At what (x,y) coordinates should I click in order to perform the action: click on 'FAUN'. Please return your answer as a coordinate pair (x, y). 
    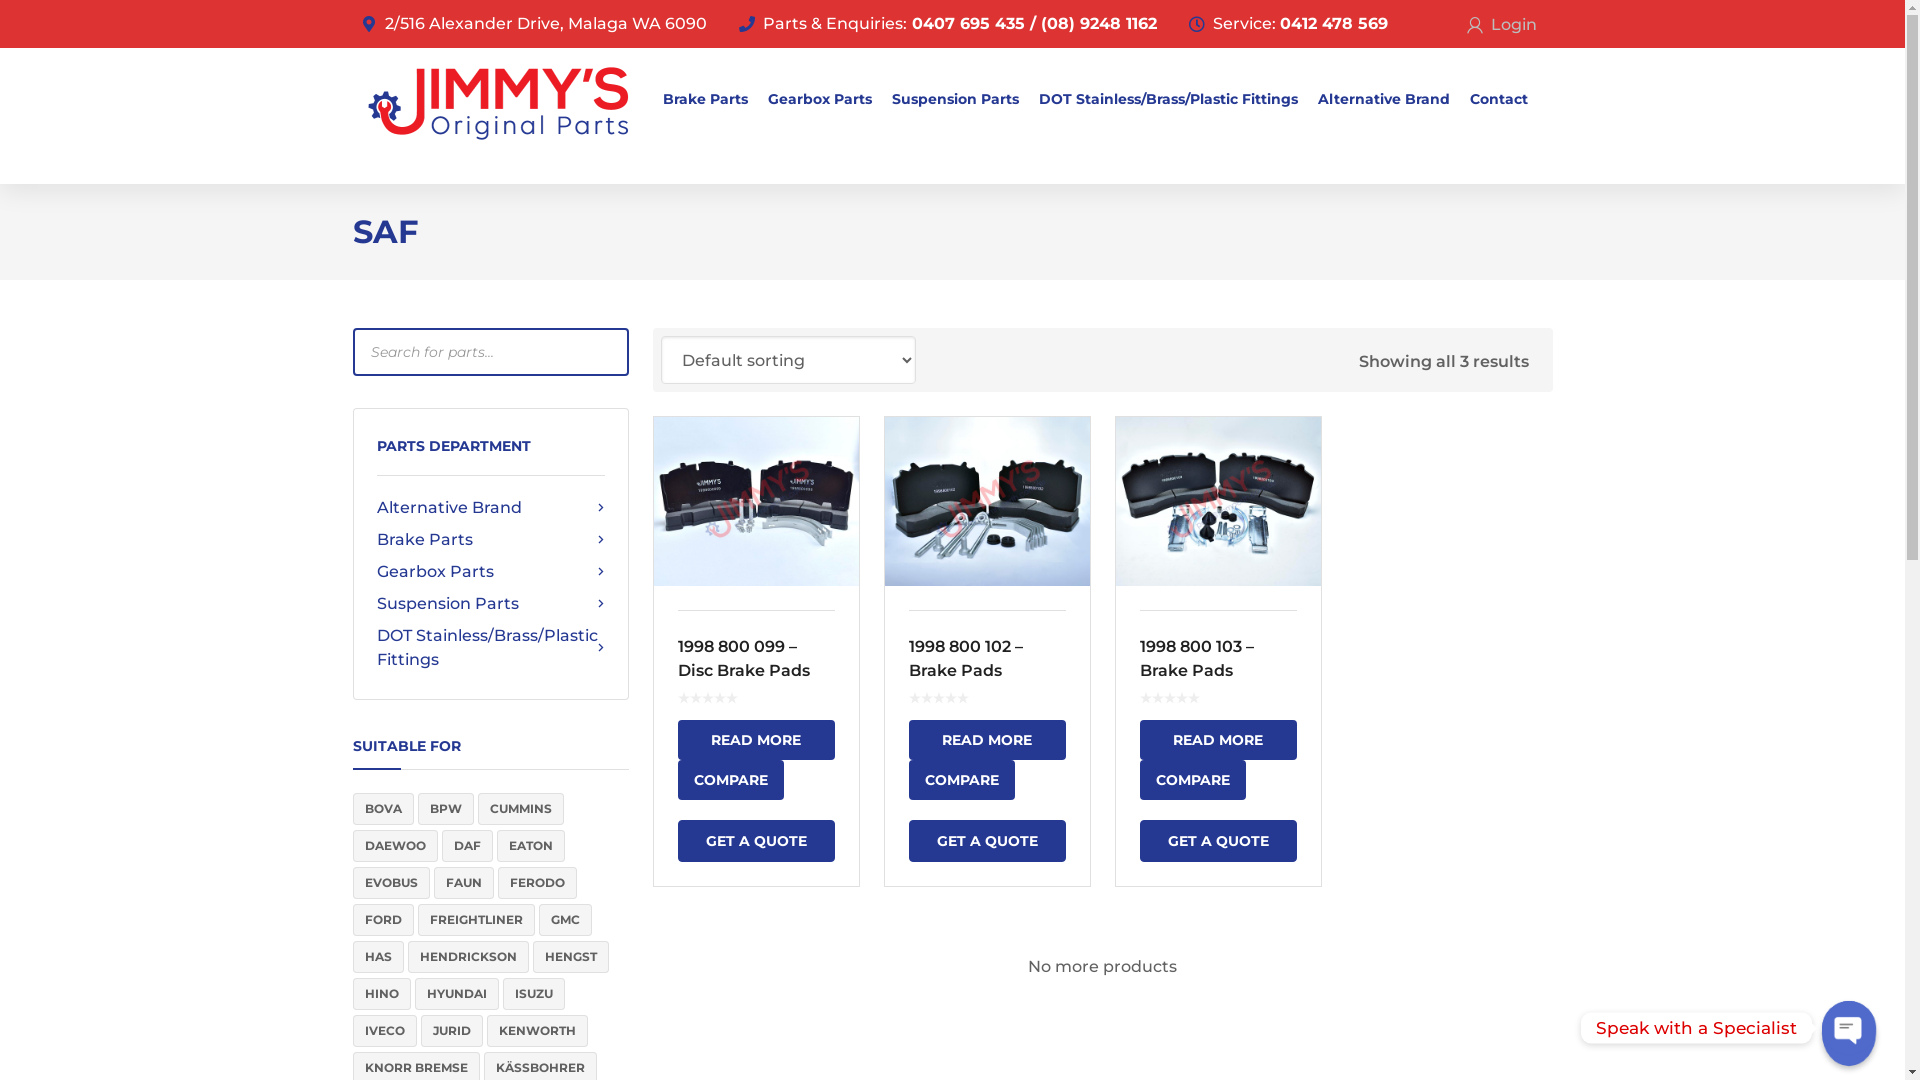
    Looking at the image, I should click on (463, 882).